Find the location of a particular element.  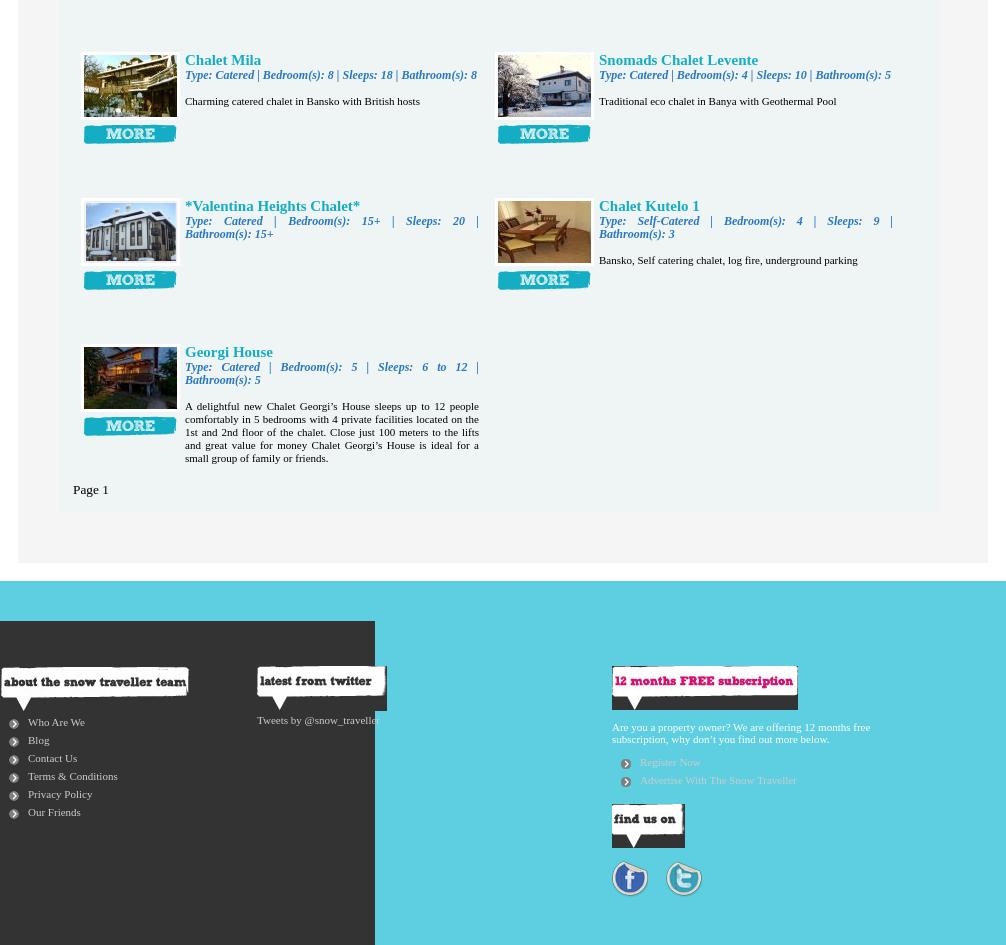

'Who Are We' is located at coordinates (56, 721).